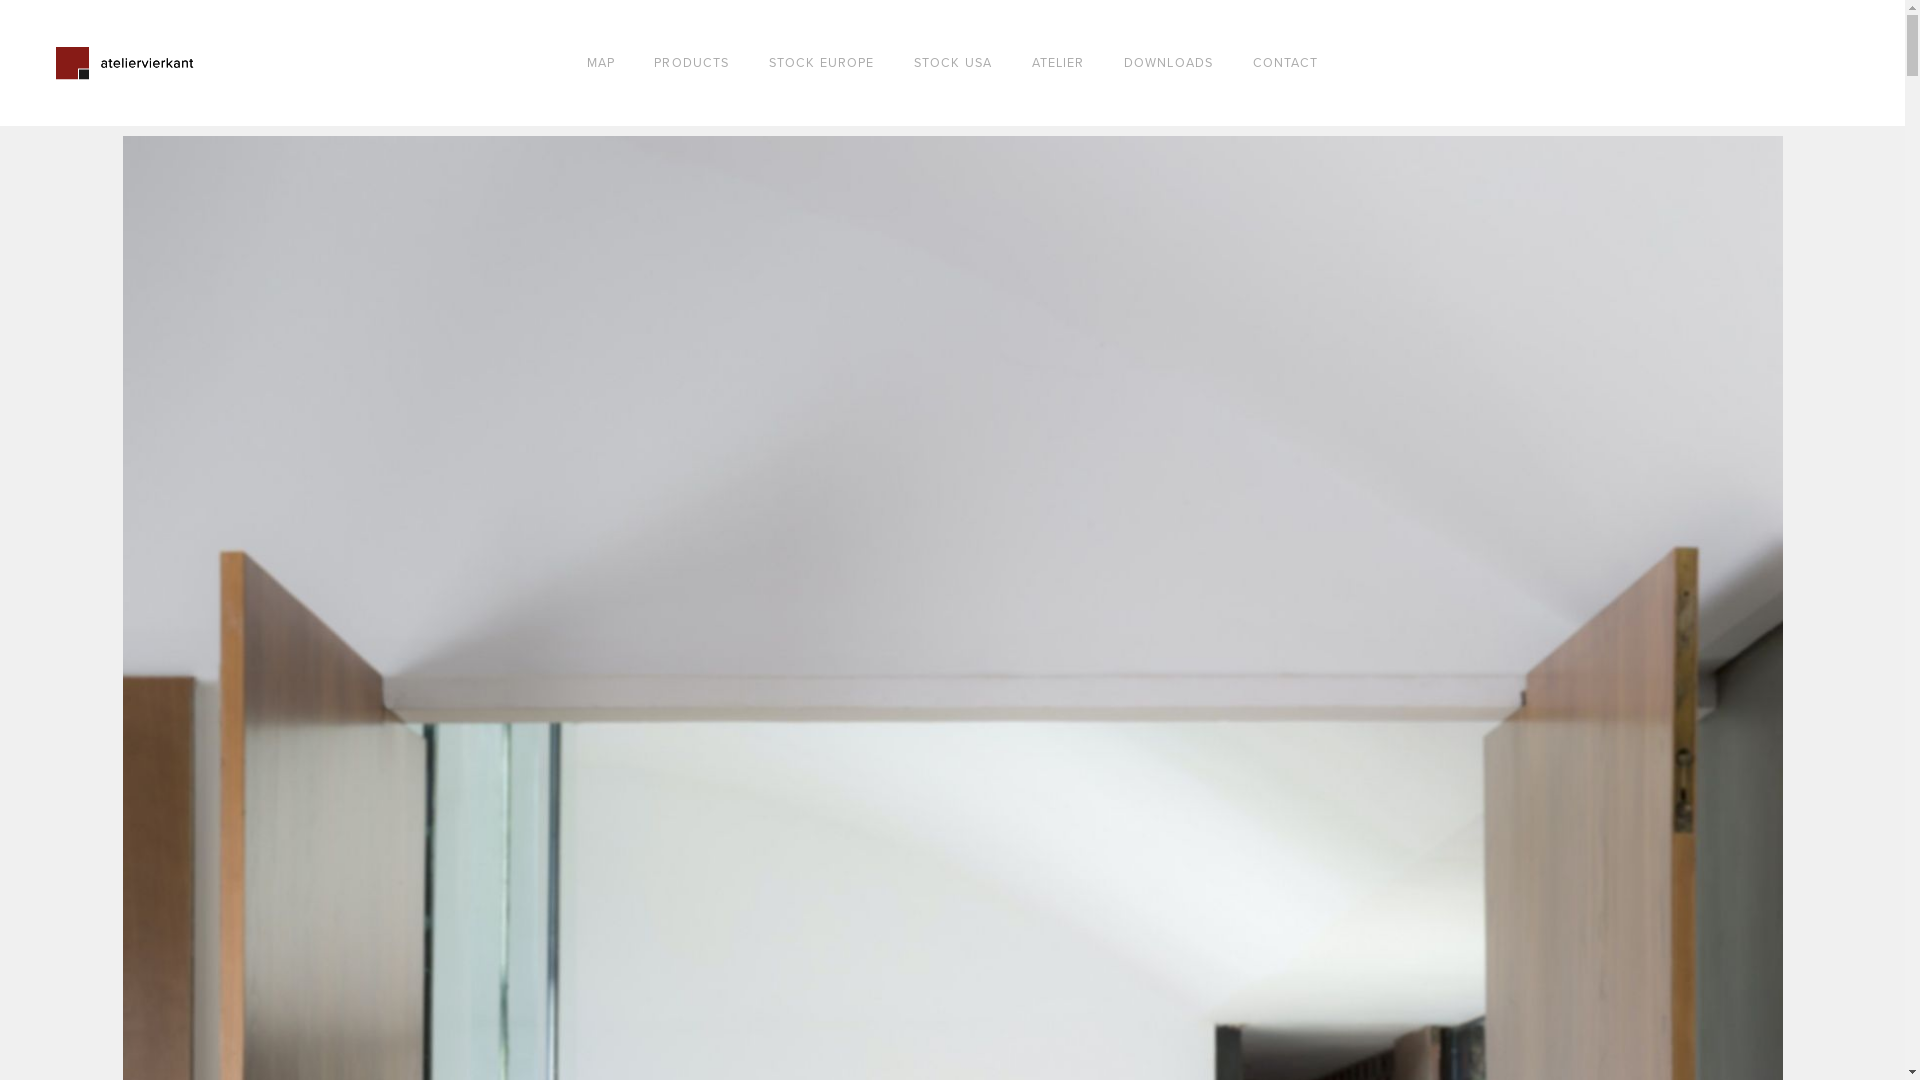  What do you see at coordinates (691, 62) in the screenshot?
I see `'PRODUCTS'` at bounding box center [691, 62].